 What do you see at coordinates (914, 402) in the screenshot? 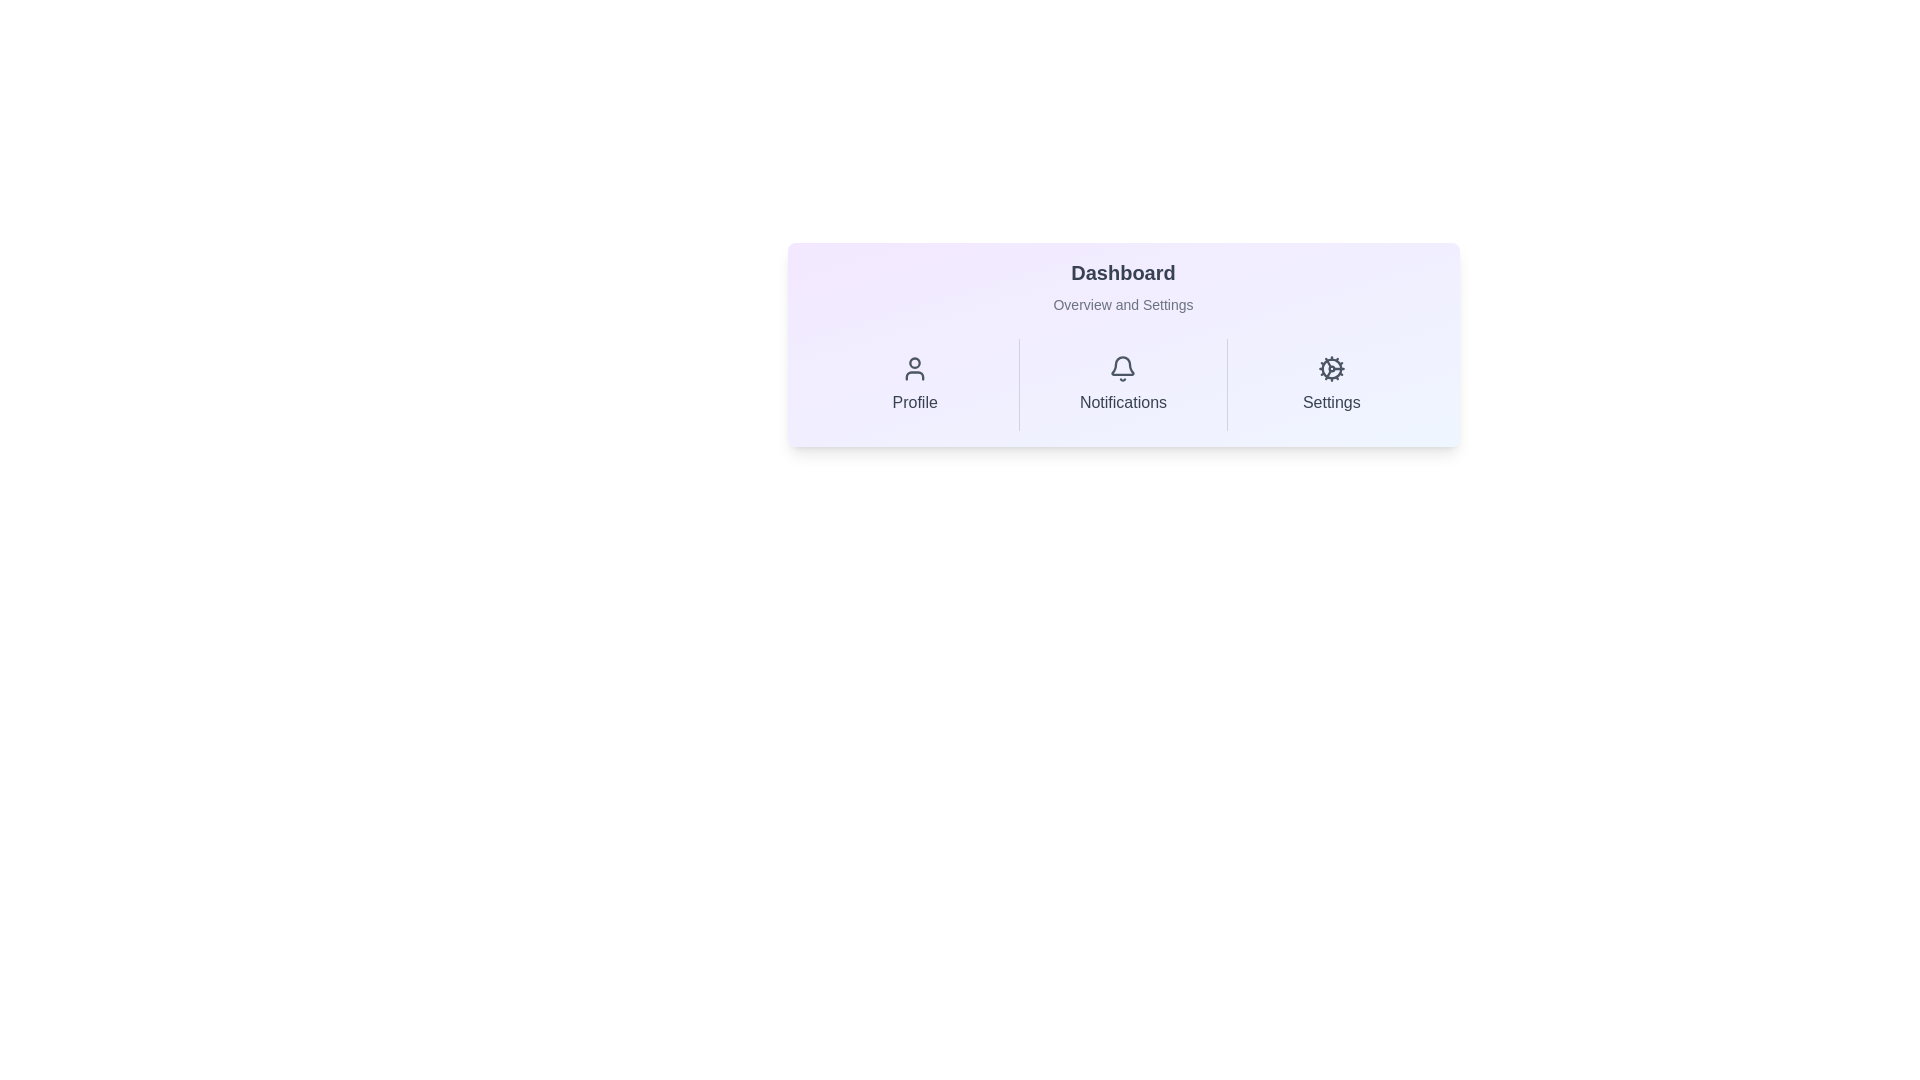
I see `the 'Profile' text label which is styled in gray color and medium bold font, located under the user icon in the menu section of the dashboard` at bounding box center [914, 402].